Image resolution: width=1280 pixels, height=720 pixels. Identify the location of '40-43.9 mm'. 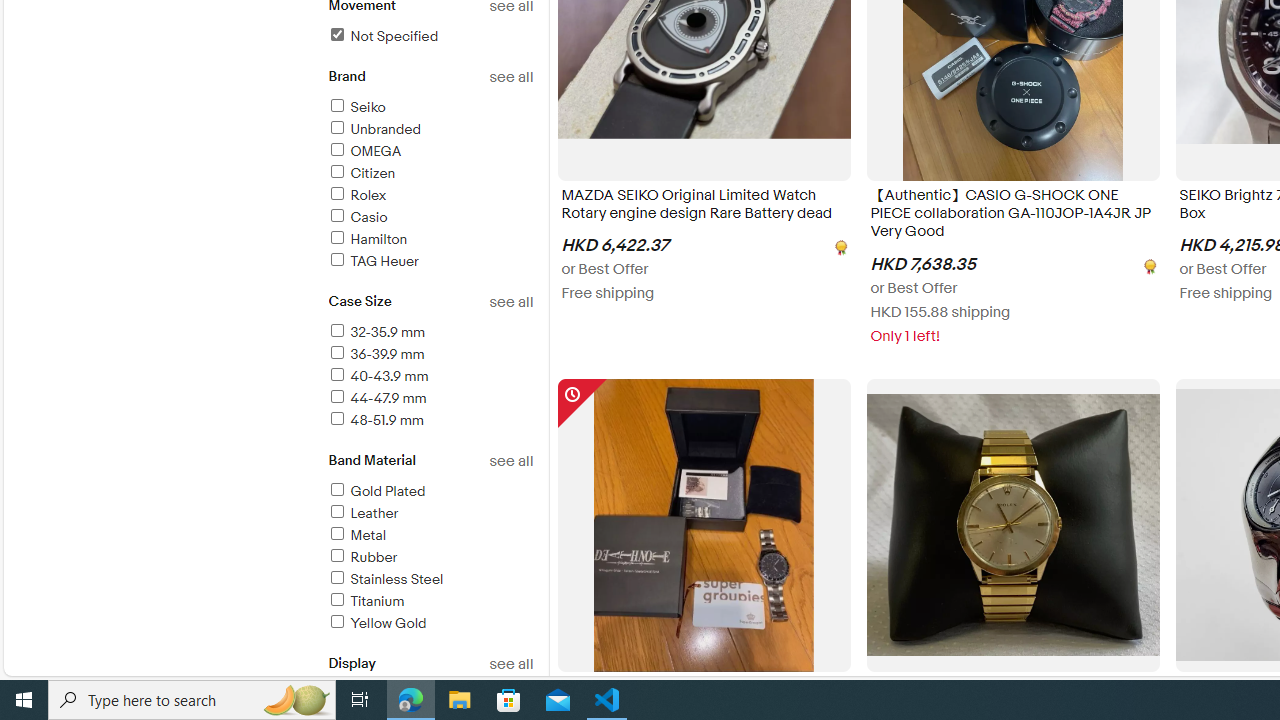
(429, 377).